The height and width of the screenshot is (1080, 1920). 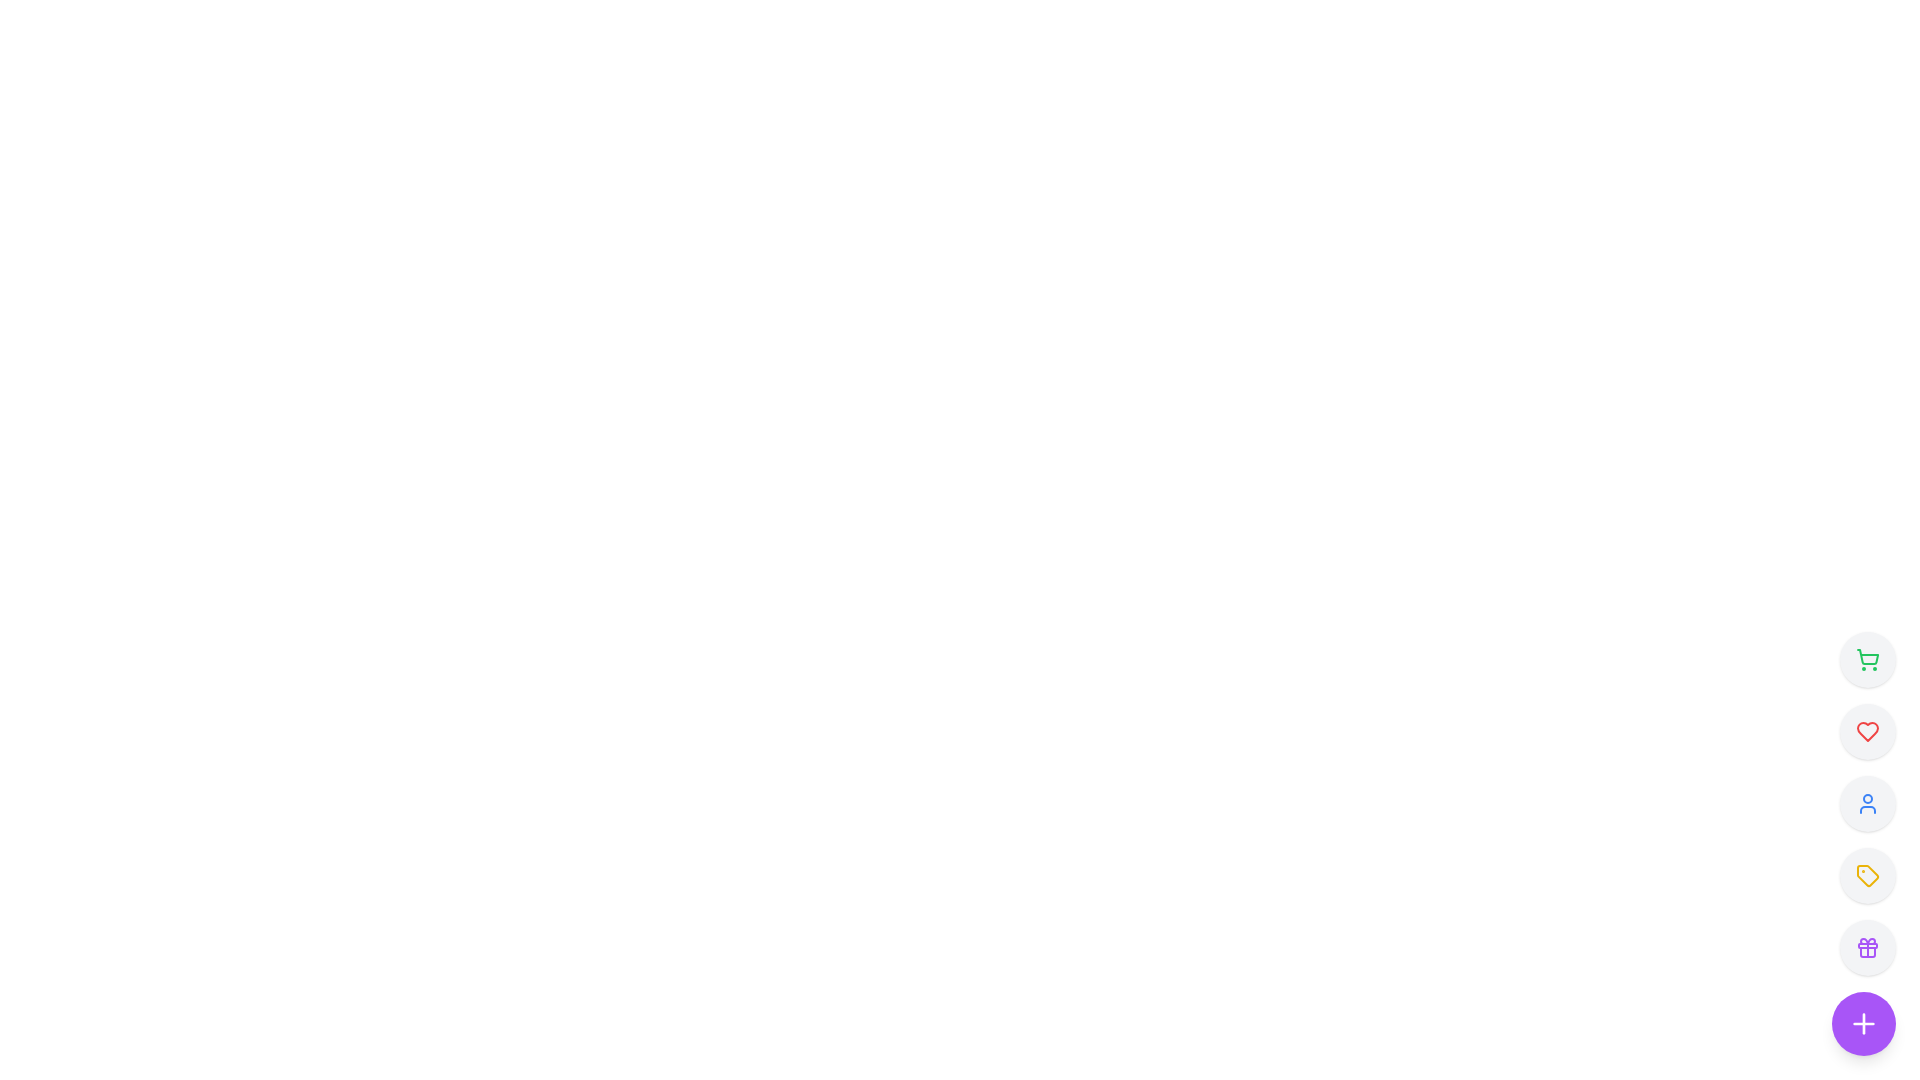 I want to click on the circular button with a gray background and a blue user icon, which is the third button in a vertical list, so click(x=1866, y=802).